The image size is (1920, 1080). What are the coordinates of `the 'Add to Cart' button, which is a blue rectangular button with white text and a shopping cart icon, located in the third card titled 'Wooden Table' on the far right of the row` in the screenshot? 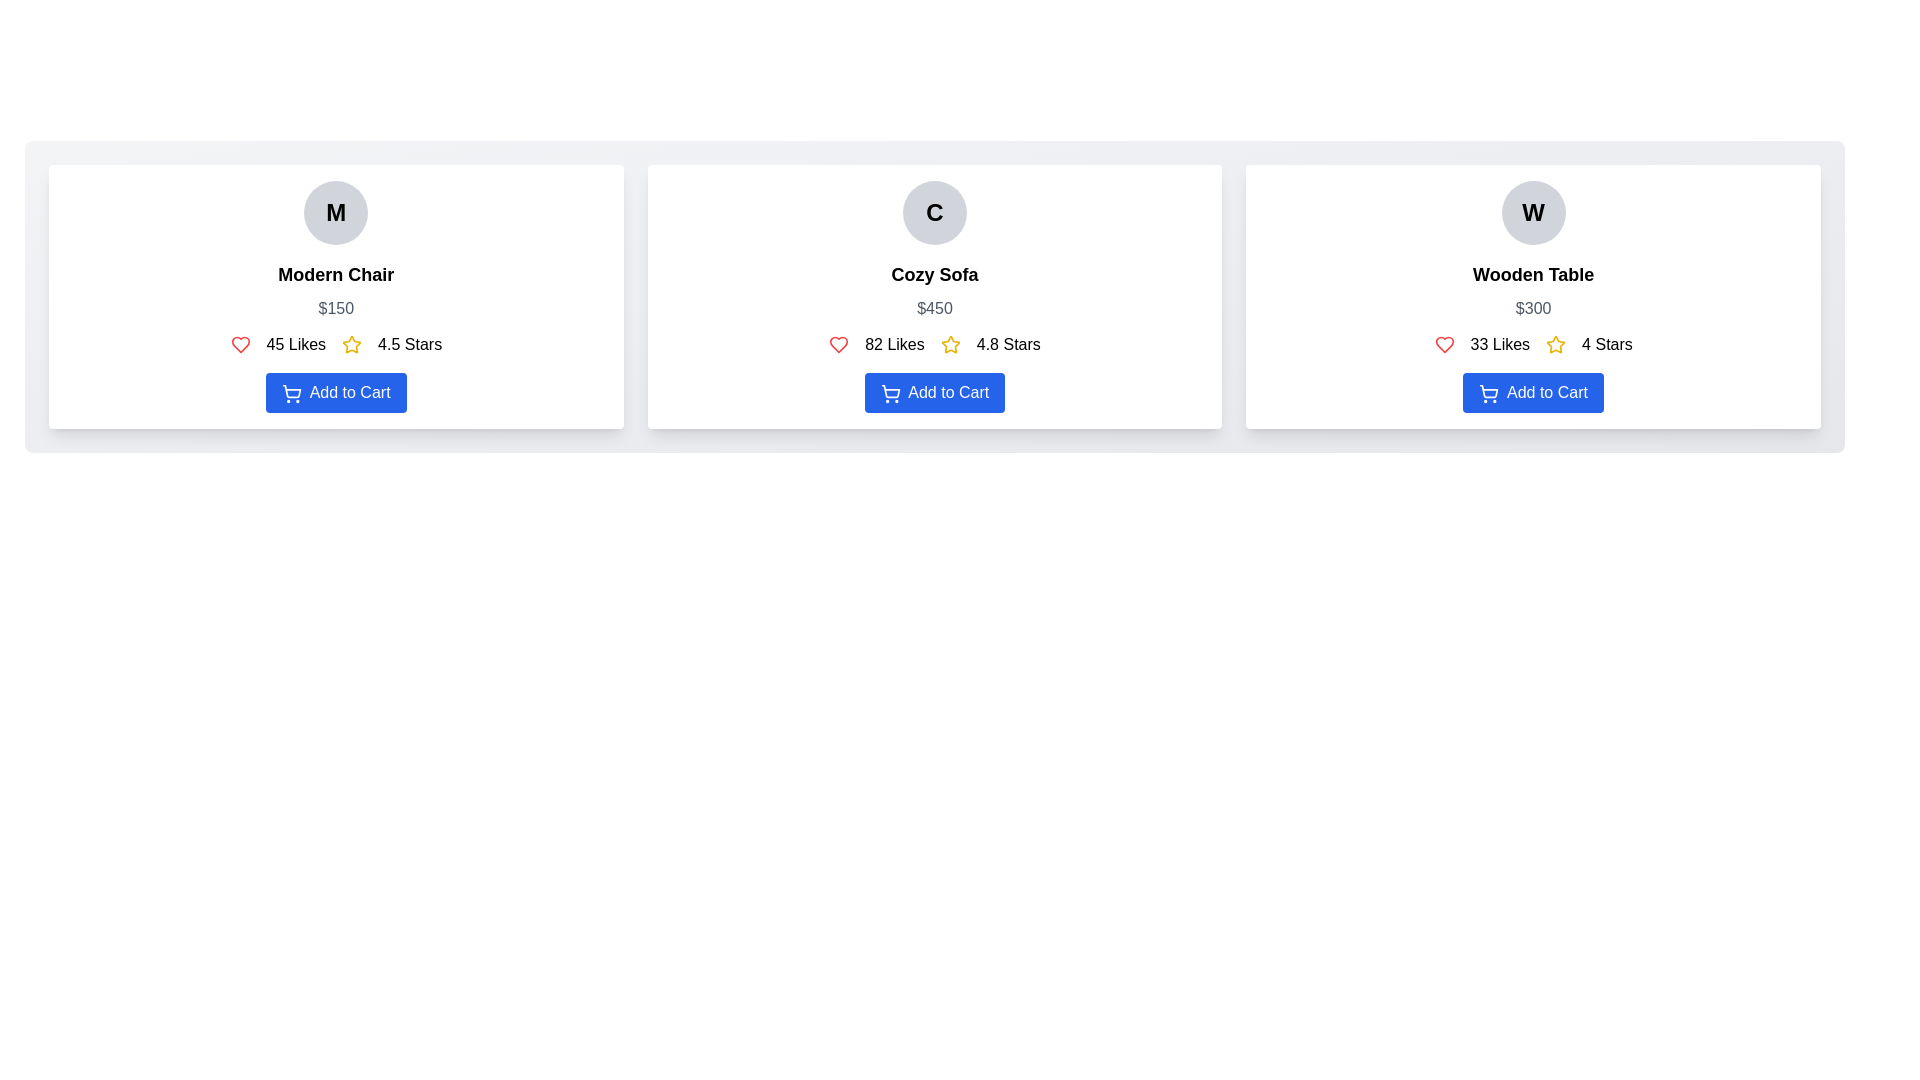 It's located at (1532, 393).